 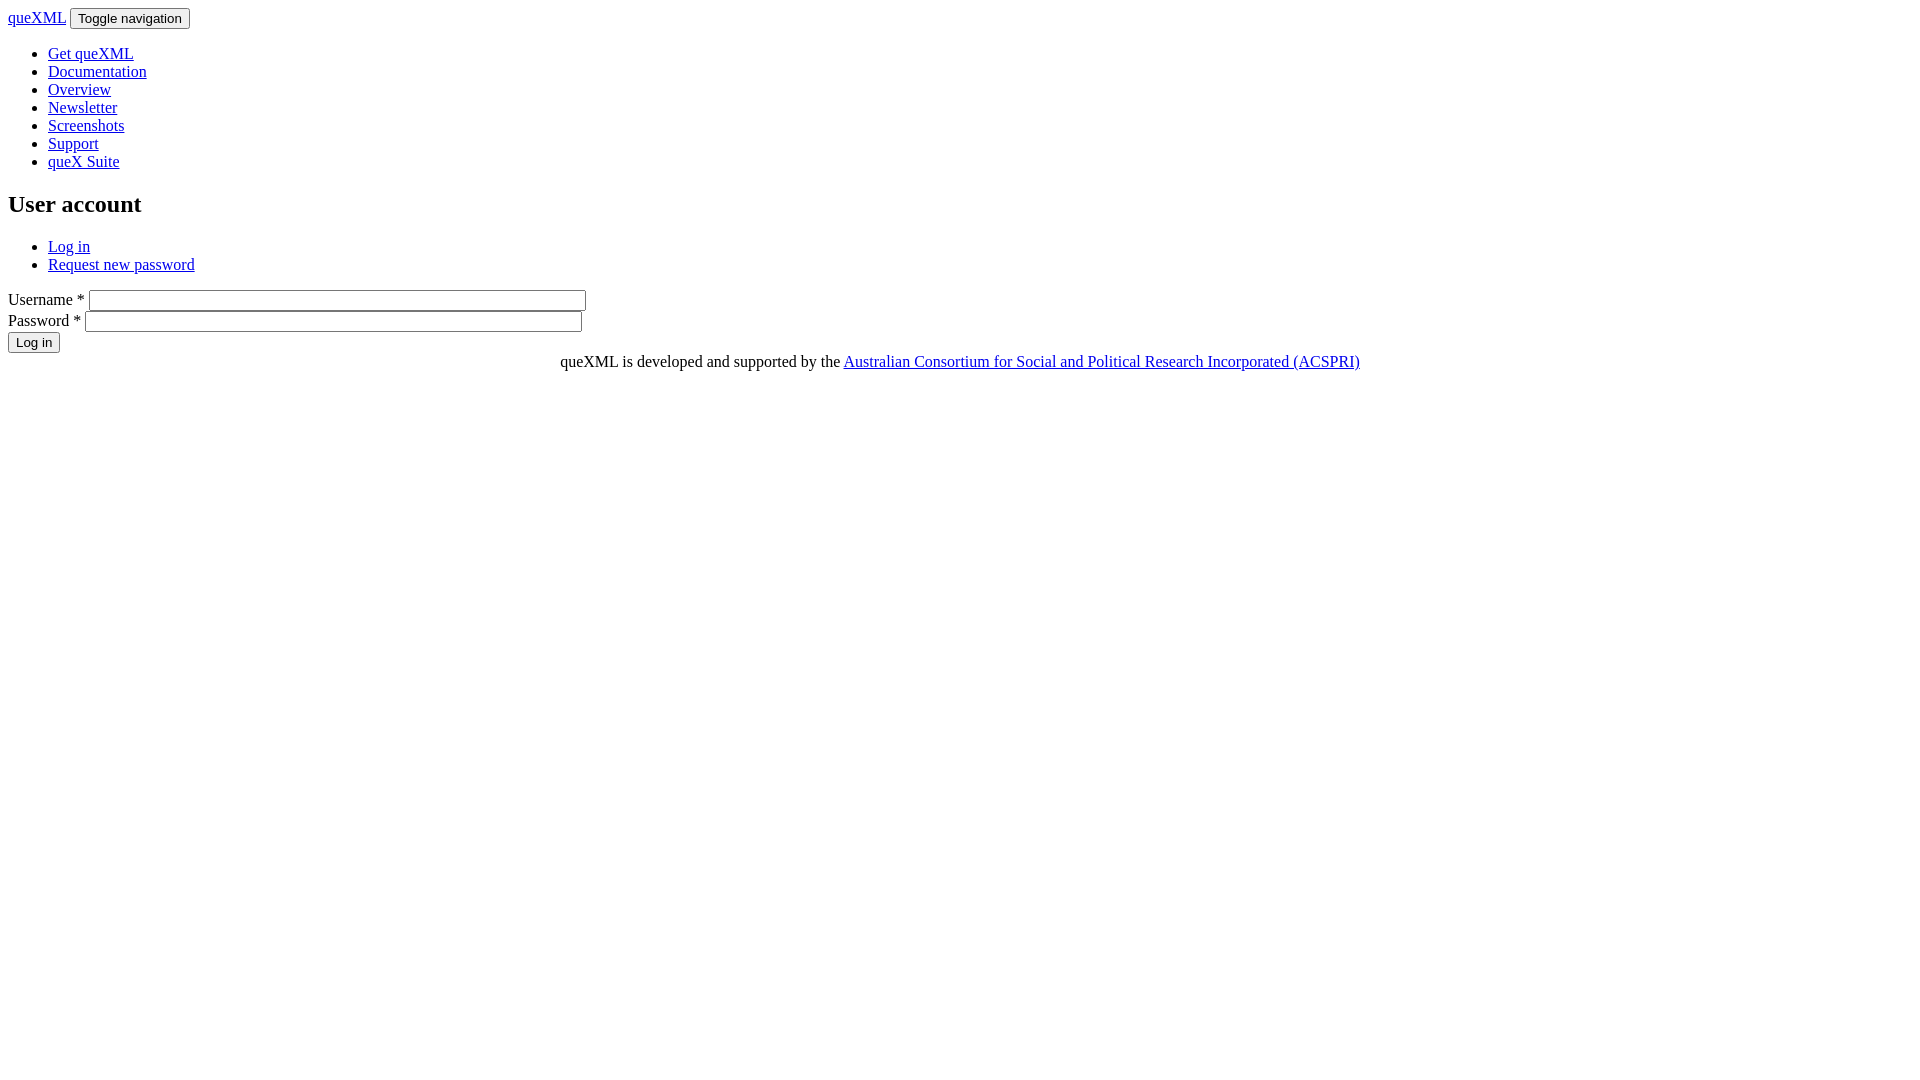 I want to click on 'Log in, so click(x=68, y=245).